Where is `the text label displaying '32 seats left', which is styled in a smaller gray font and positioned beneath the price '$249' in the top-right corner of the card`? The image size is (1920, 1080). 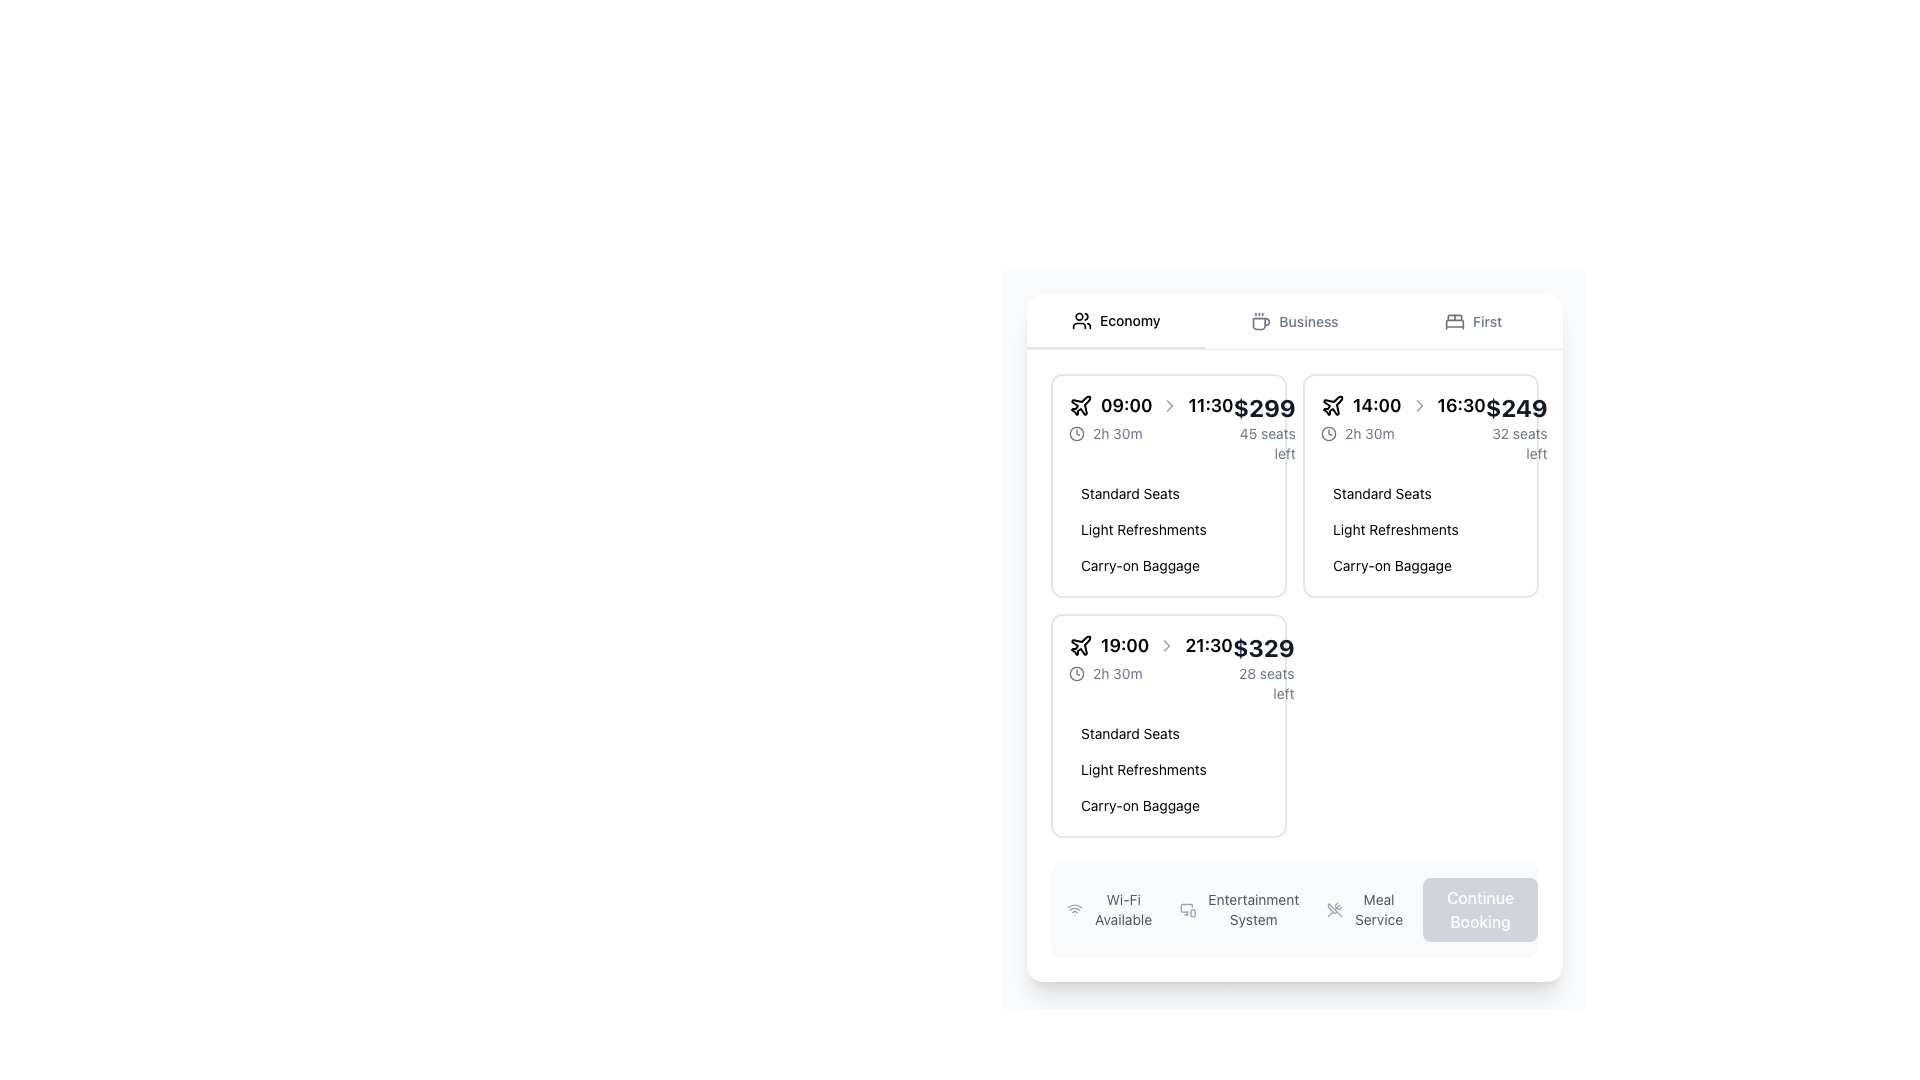
the text label displaying '32 seats left', which is styled in a smaller gray font and positioned beneath the price '$249' in the top-right corner of the card is located at coordinates (1516, 442).